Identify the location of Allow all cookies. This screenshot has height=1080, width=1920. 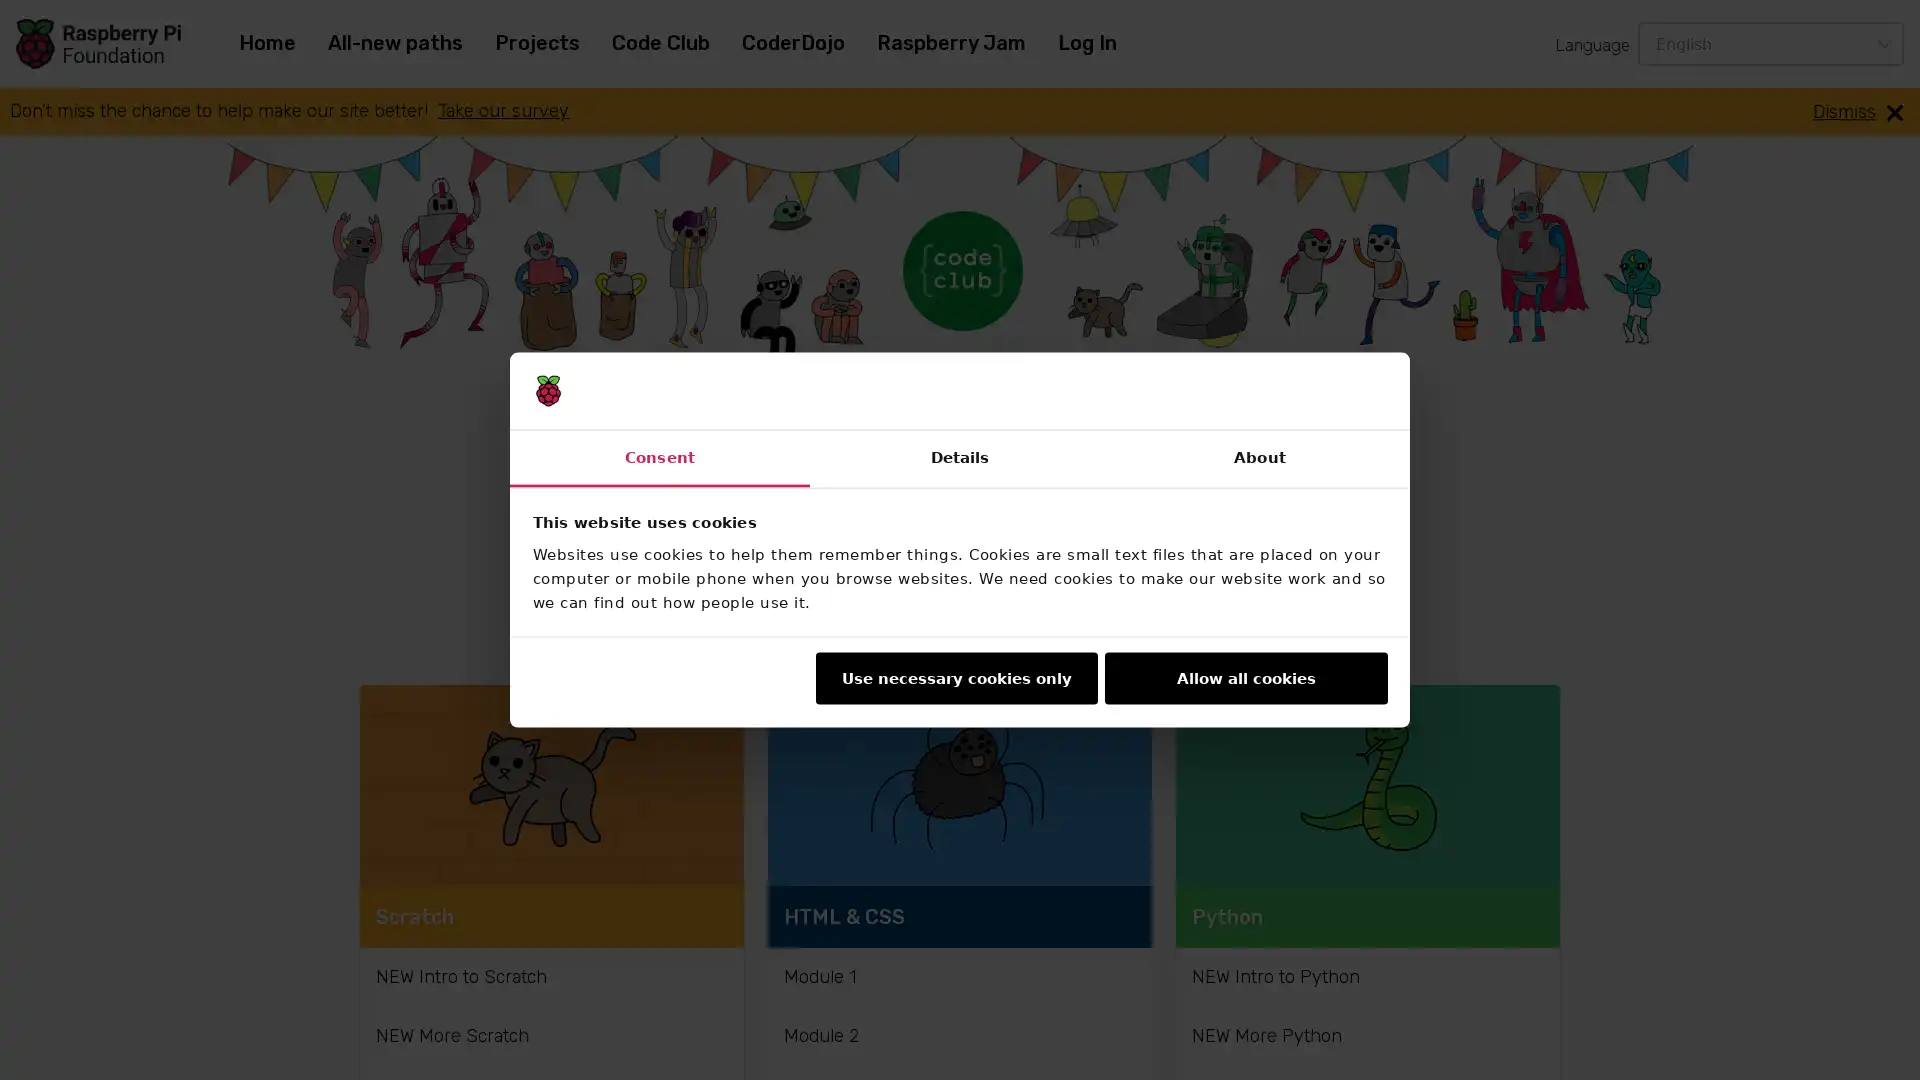
(1245, 677).